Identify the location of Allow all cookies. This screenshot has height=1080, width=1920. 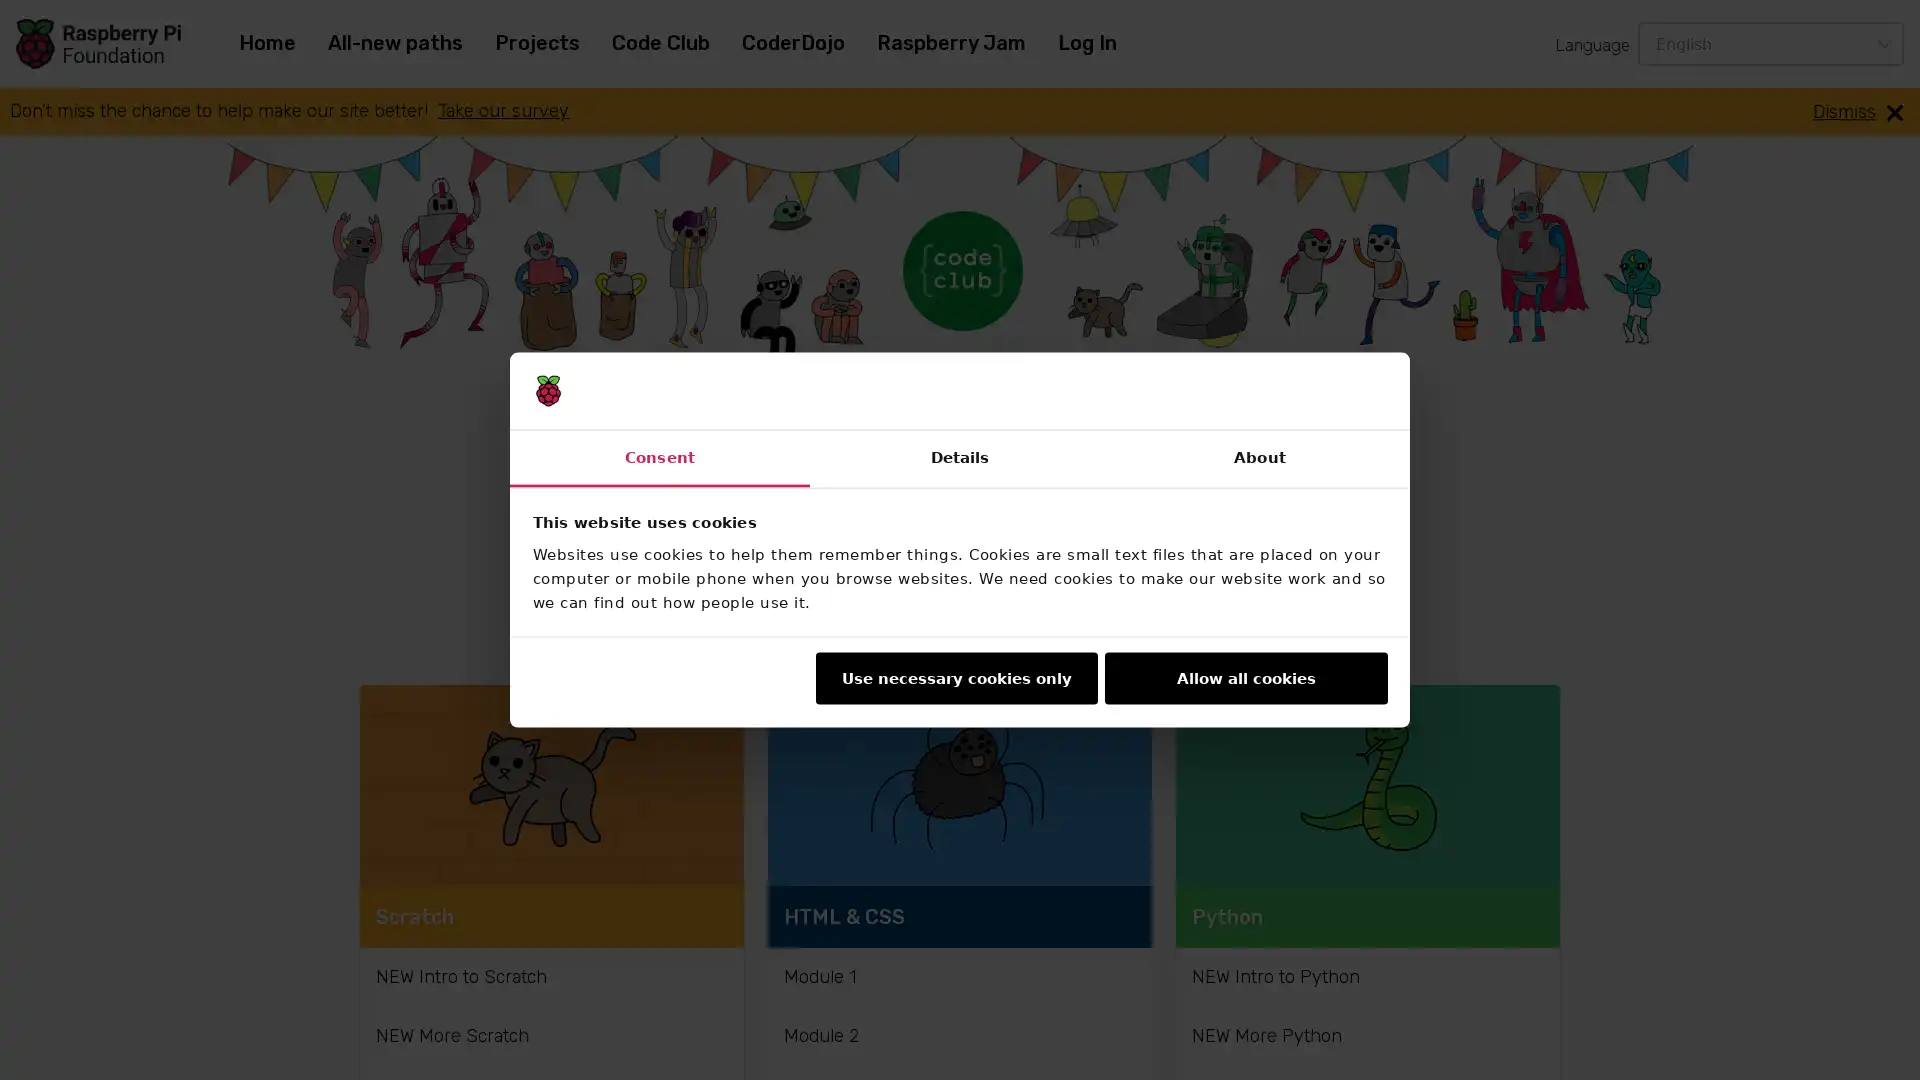
(1245, 677).